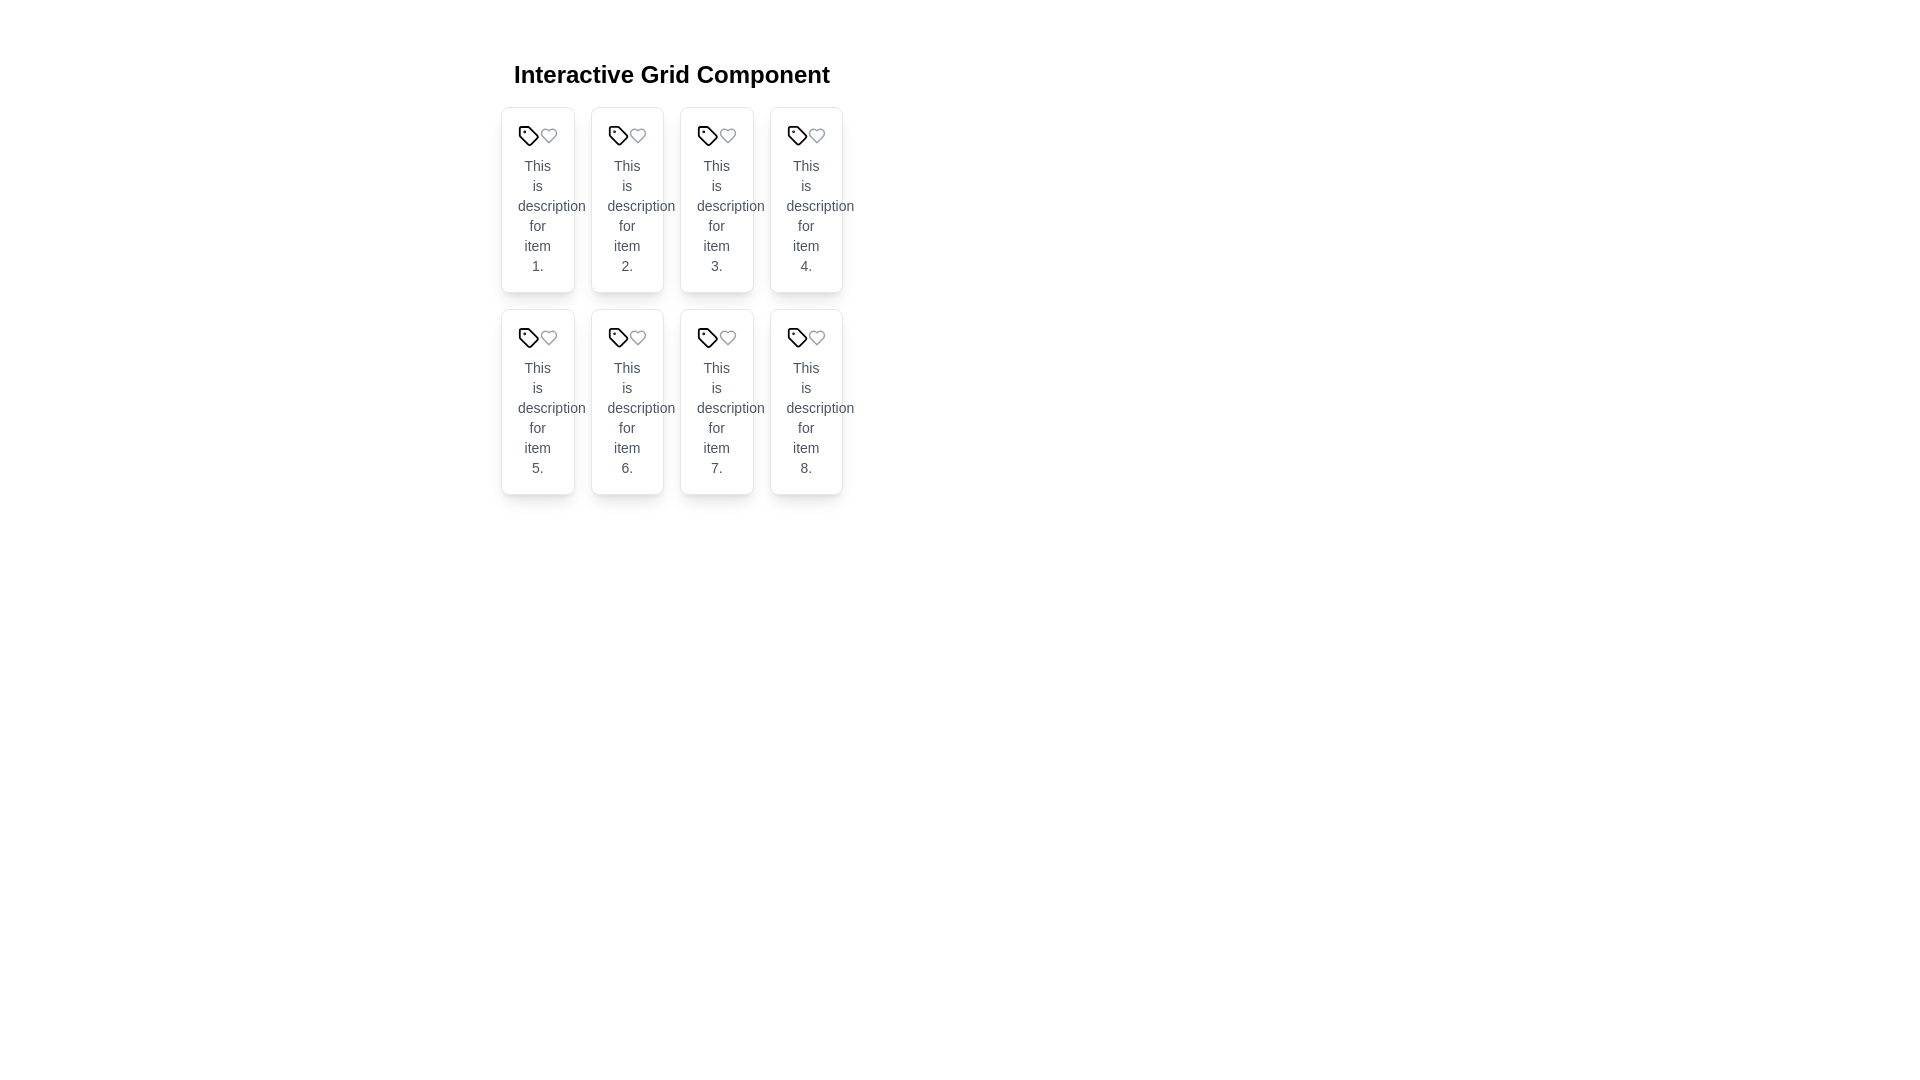 The image size is (1920, 1080). What do you see at coordinates (707, 337) in the screenshot?
I see `the tag icon represented by the SVG element located on the leftmost side of 'Tile 7'` at bounding box center [707, 337].